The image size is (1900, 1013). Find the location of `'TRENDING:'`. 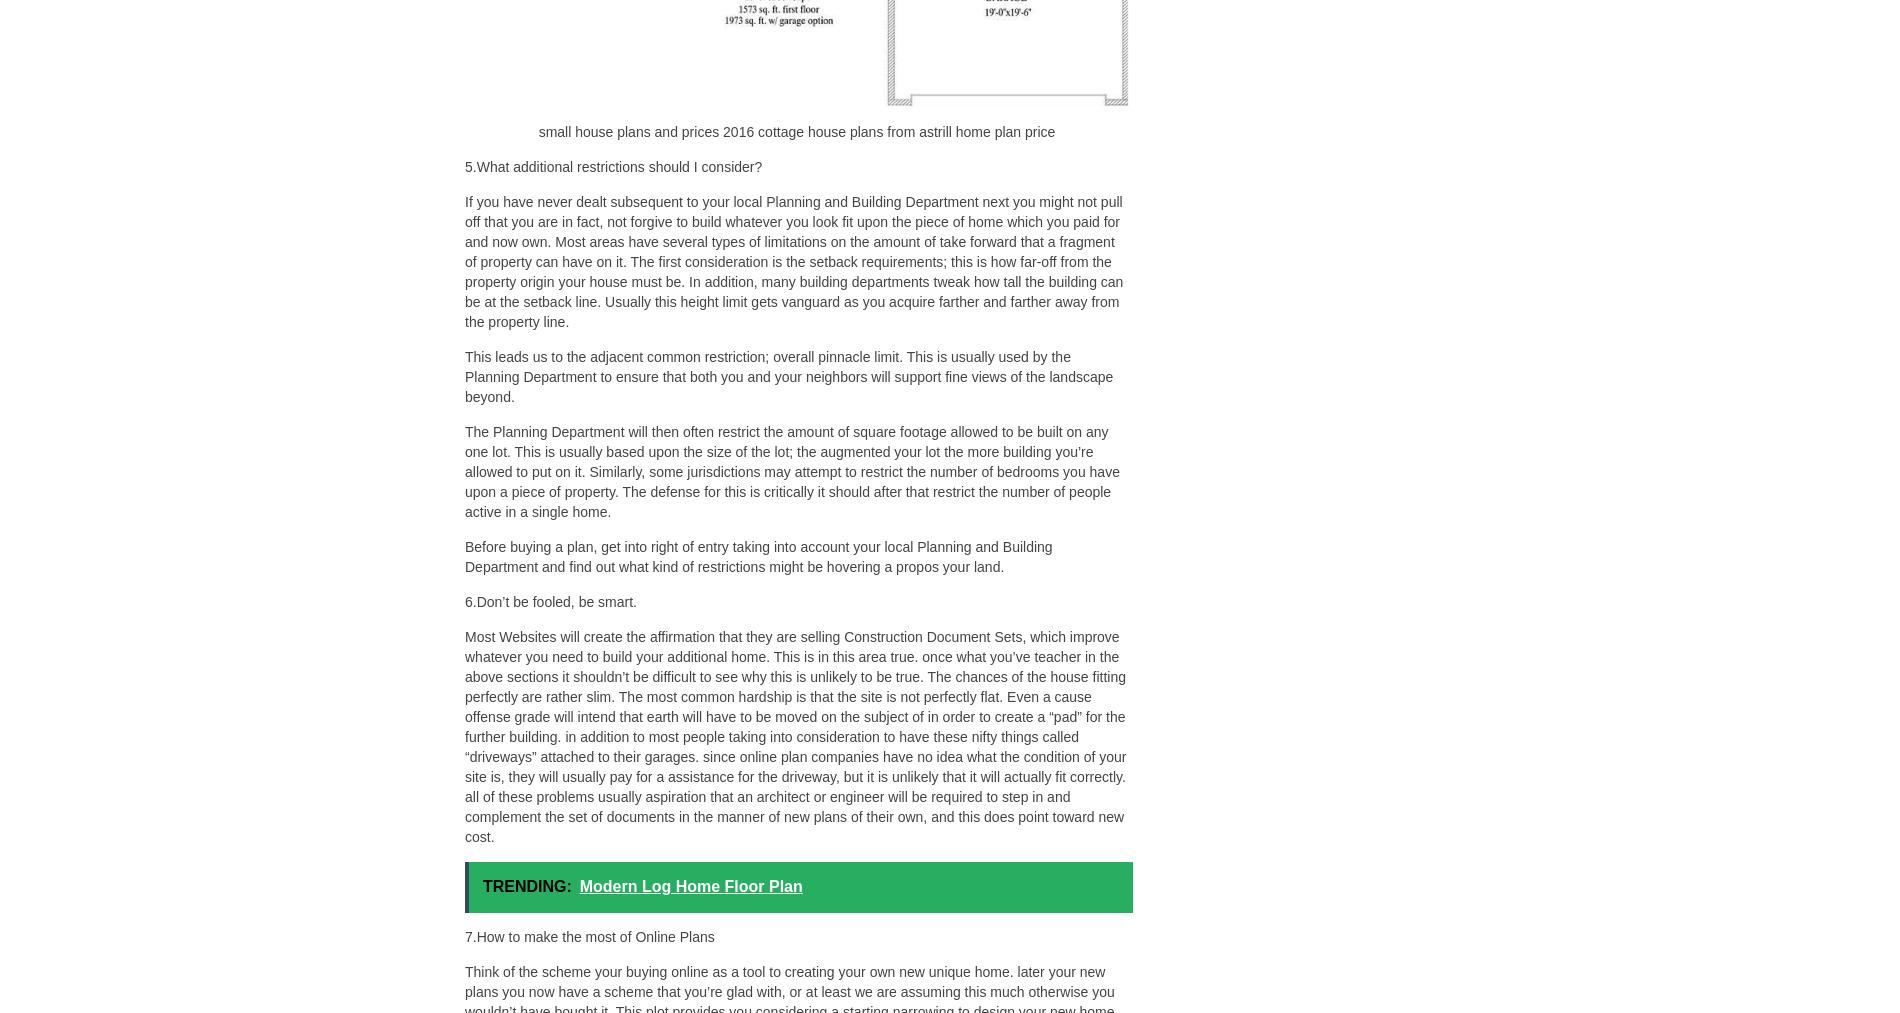

'TRENDING:' is located at coordinates (527, 885).